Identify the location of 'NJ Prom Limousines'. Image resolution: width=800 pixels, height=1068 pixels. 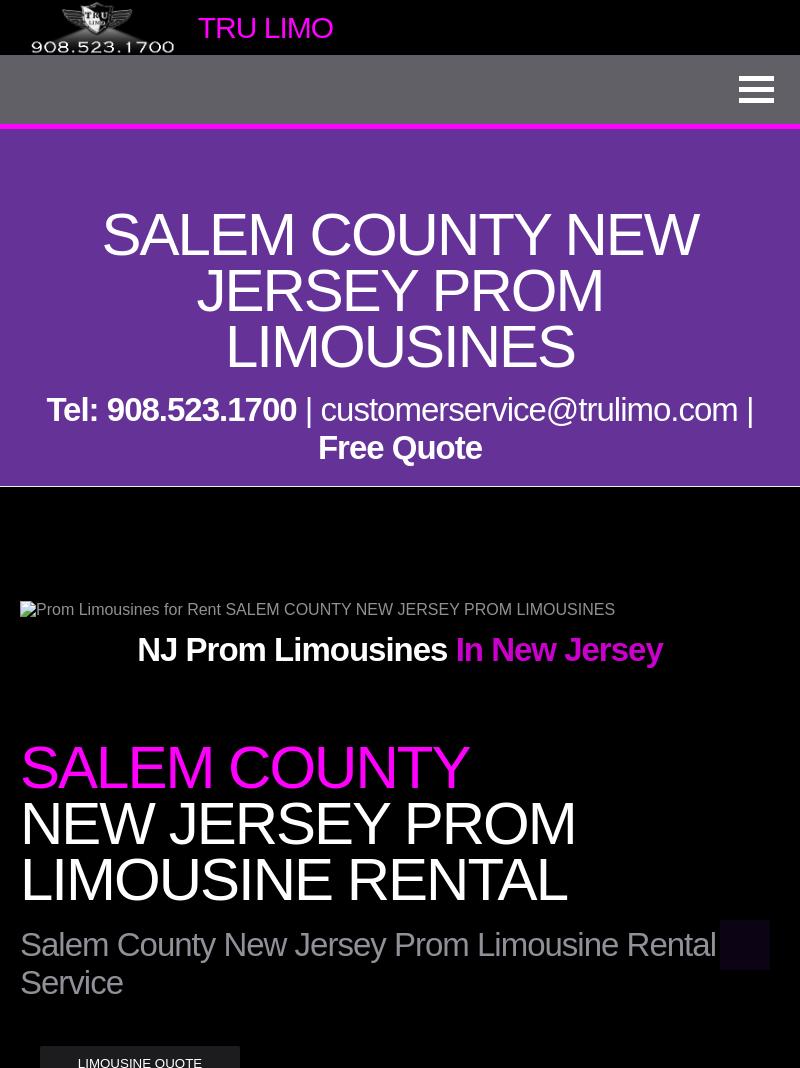
(292, 648).